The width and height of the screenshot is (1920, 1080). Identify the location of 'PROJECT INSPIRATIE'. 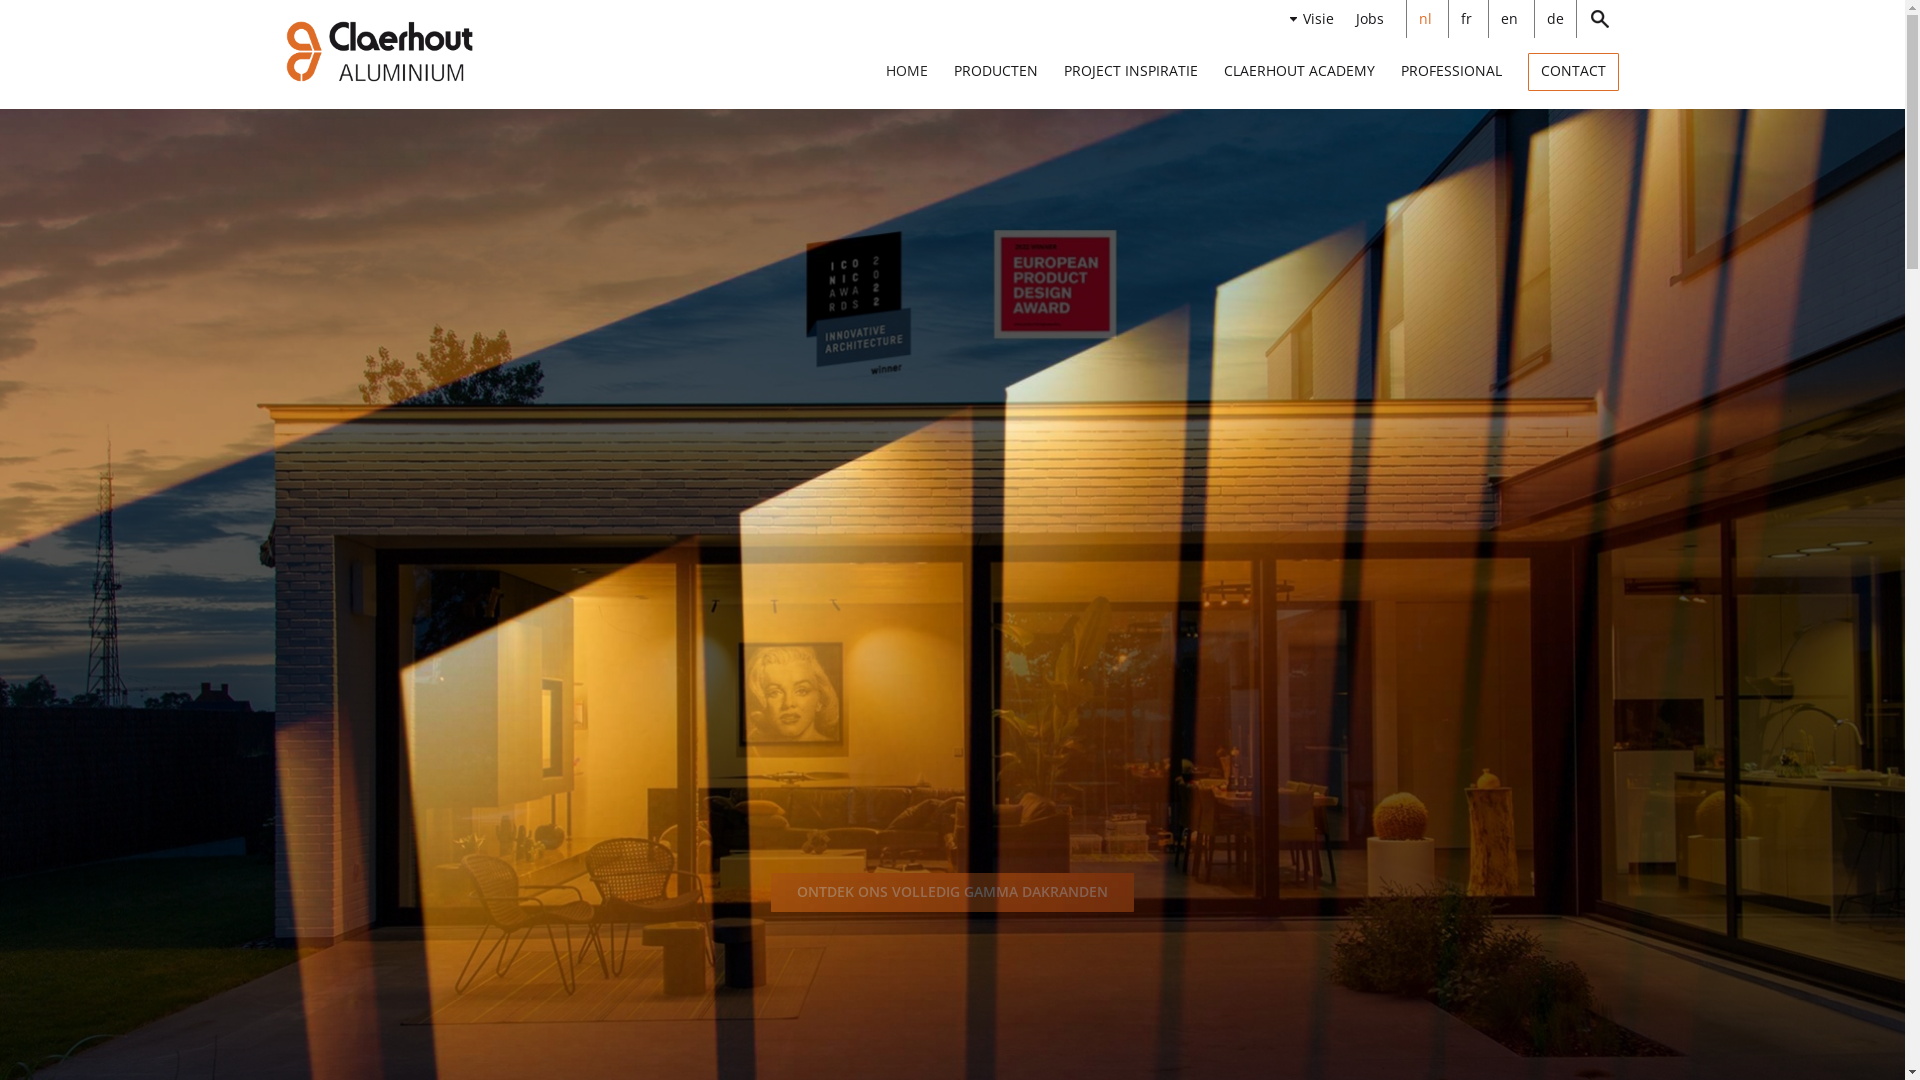
(1131, 71).